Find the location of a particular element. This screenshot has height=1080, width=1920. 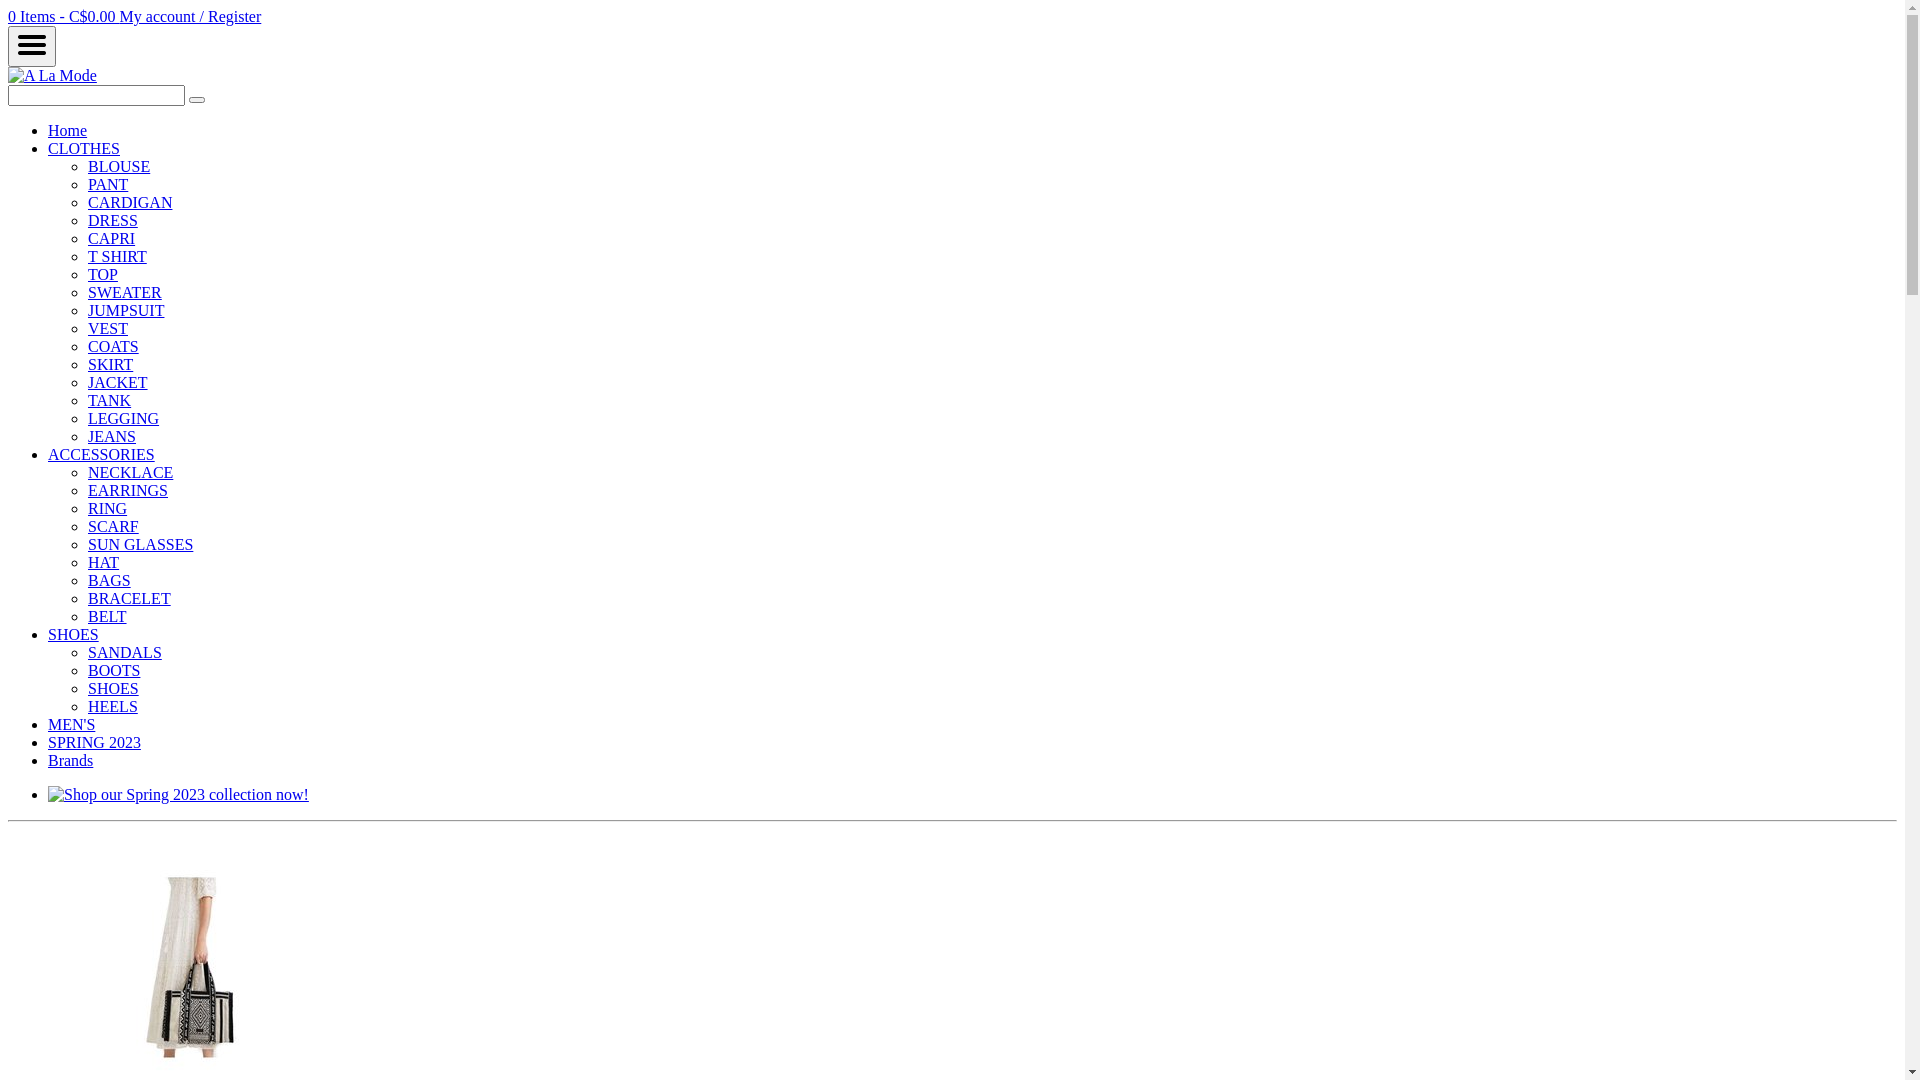

'MEN'S' is located at coordinates (71, 724).